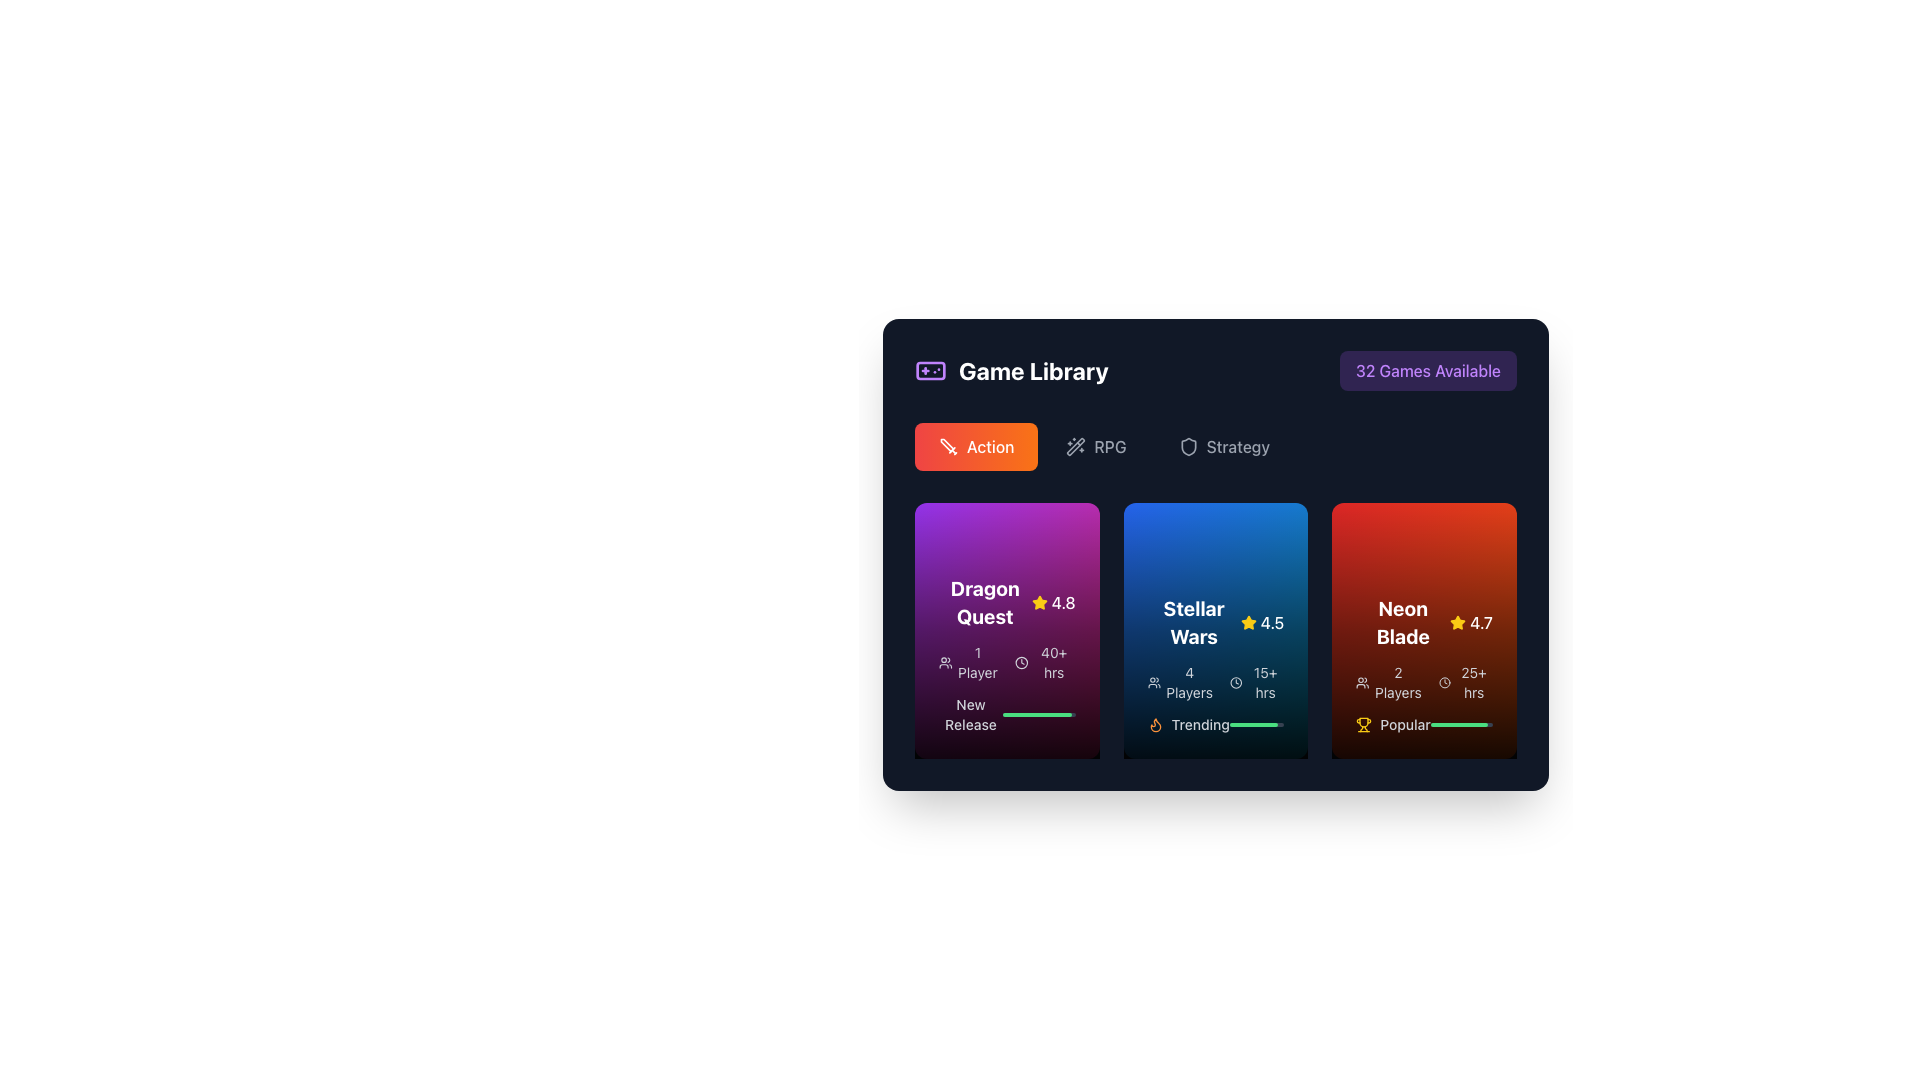 The width and height of the screenshot is (1920, 1080). Describe the element at coordinates (1154, 681) in the screenshot. I see `the icon representing the number of players supported for the 'Stellar Wars' game, located to the left of the text '4 Players'` at that location.